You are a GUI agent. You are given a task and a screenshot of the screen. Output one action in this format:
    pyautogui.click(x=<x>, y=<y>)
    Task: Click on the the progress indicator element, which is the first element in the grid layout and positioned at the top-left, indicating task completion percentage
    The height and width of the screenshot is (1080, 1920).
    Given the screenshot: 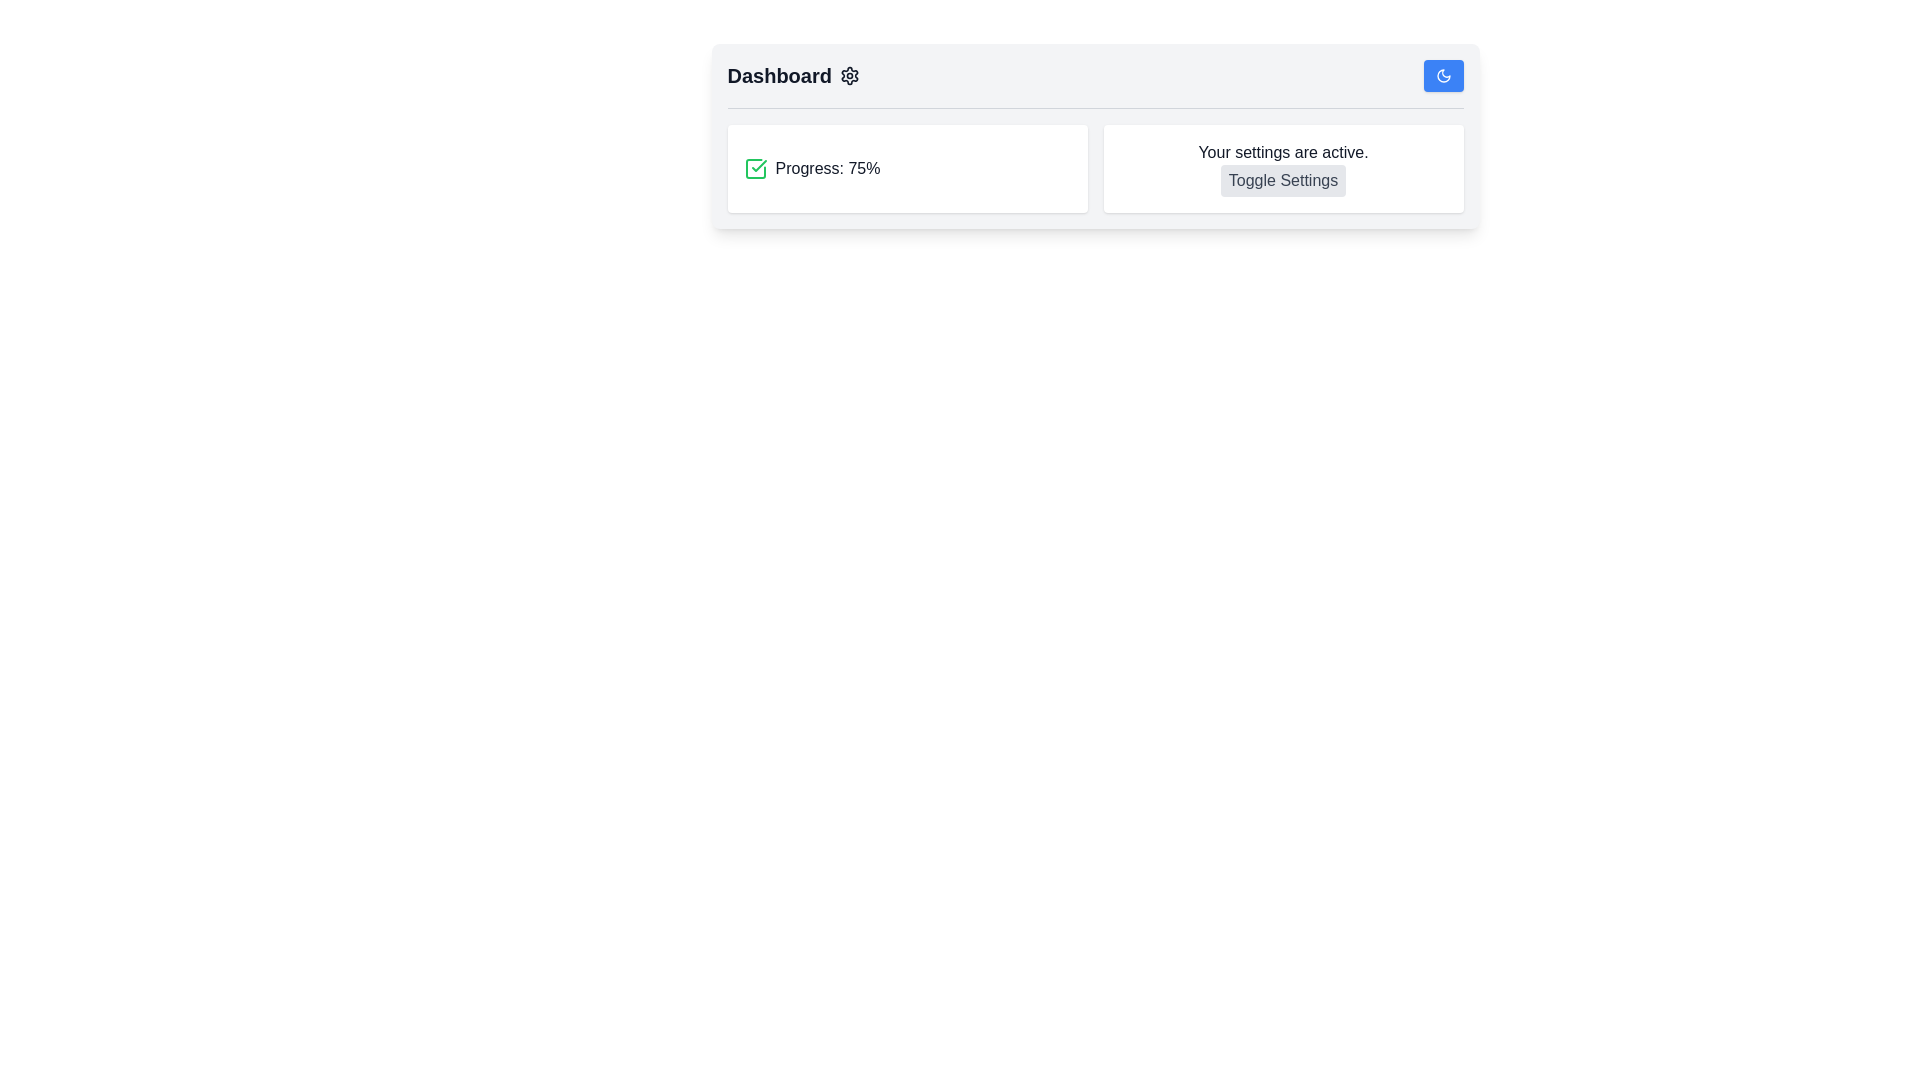 What is the action you would take?
    pyautogui.click(x=906, y=168)
    